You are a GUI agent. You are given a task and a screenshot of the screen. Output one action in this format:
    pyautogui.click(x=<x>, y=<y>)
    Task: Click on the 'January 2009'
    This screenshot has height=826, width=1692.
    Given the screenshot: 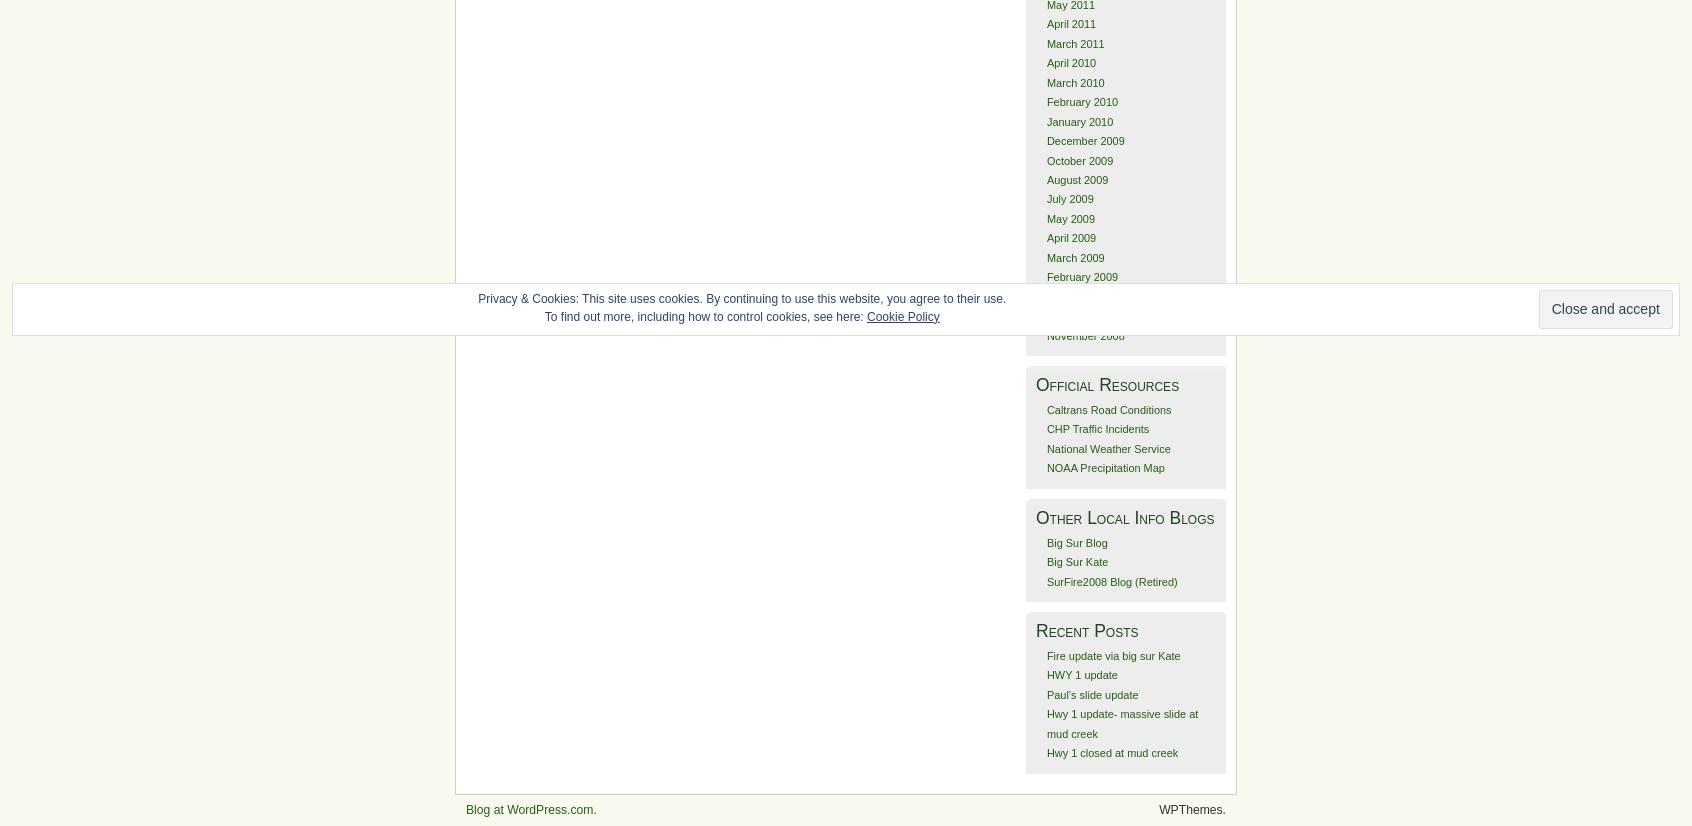 What is the action you would take?
    pyautogui.click(x=1079, y=296)
    